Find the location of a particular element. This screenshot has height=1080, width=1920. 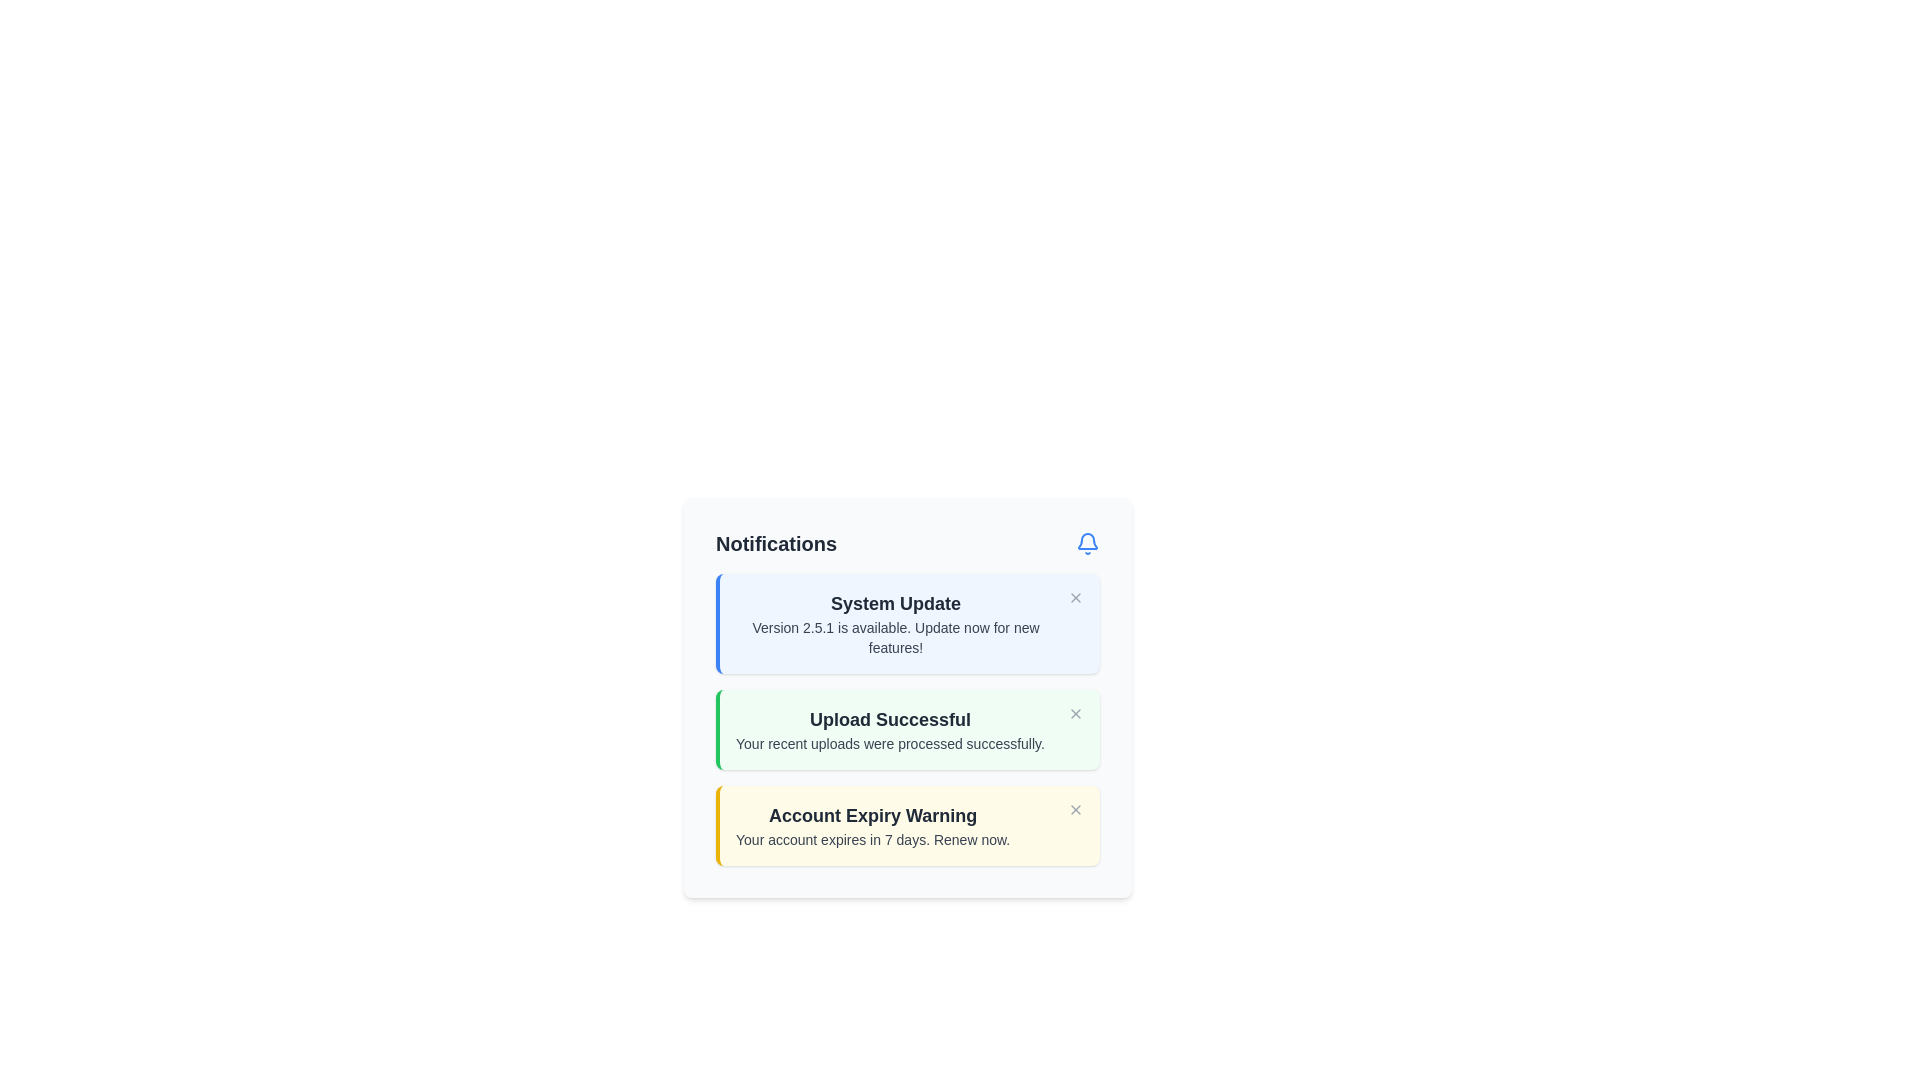

the 'Upload Successful' text component located at the top of the second notification card, which is styled in a bold and large font within a light green rectangular area is located at coordinates (889, 720).